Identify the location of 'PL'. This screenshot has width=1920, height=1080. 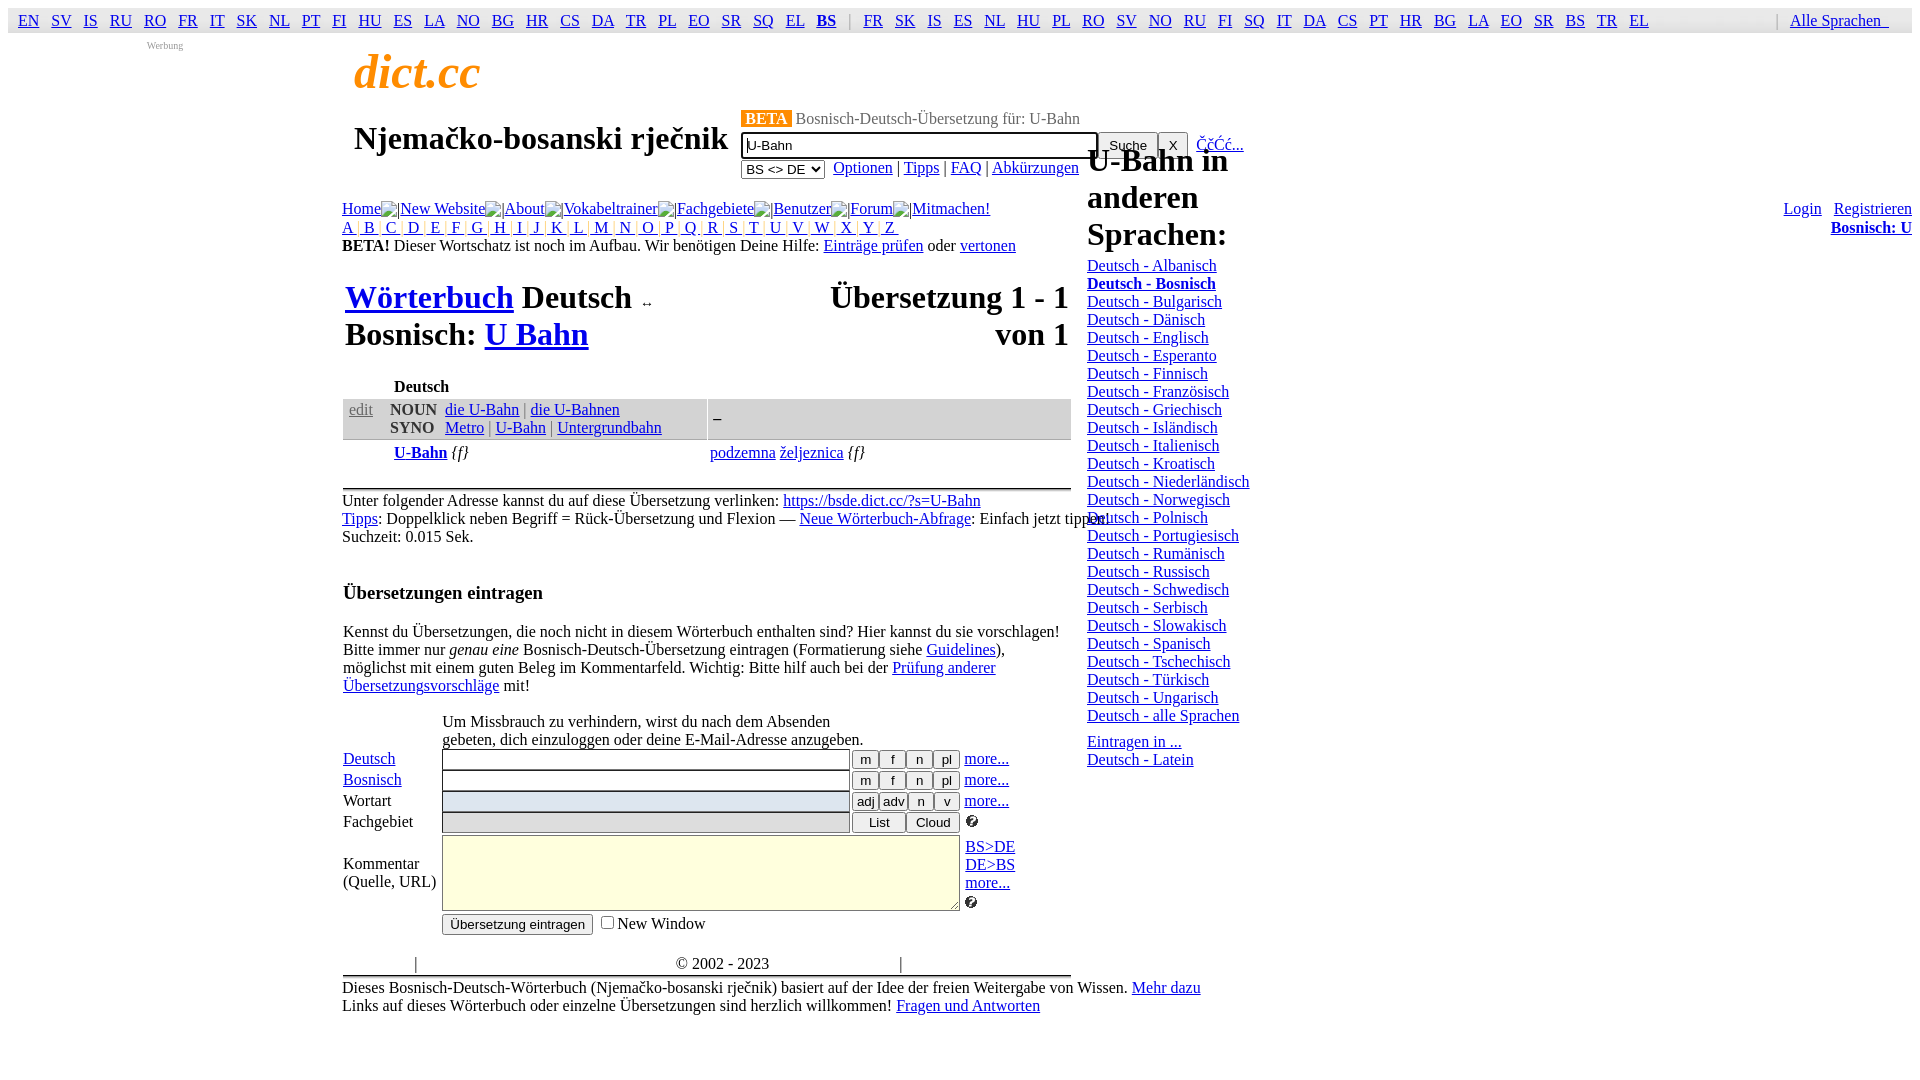
(667, 20).